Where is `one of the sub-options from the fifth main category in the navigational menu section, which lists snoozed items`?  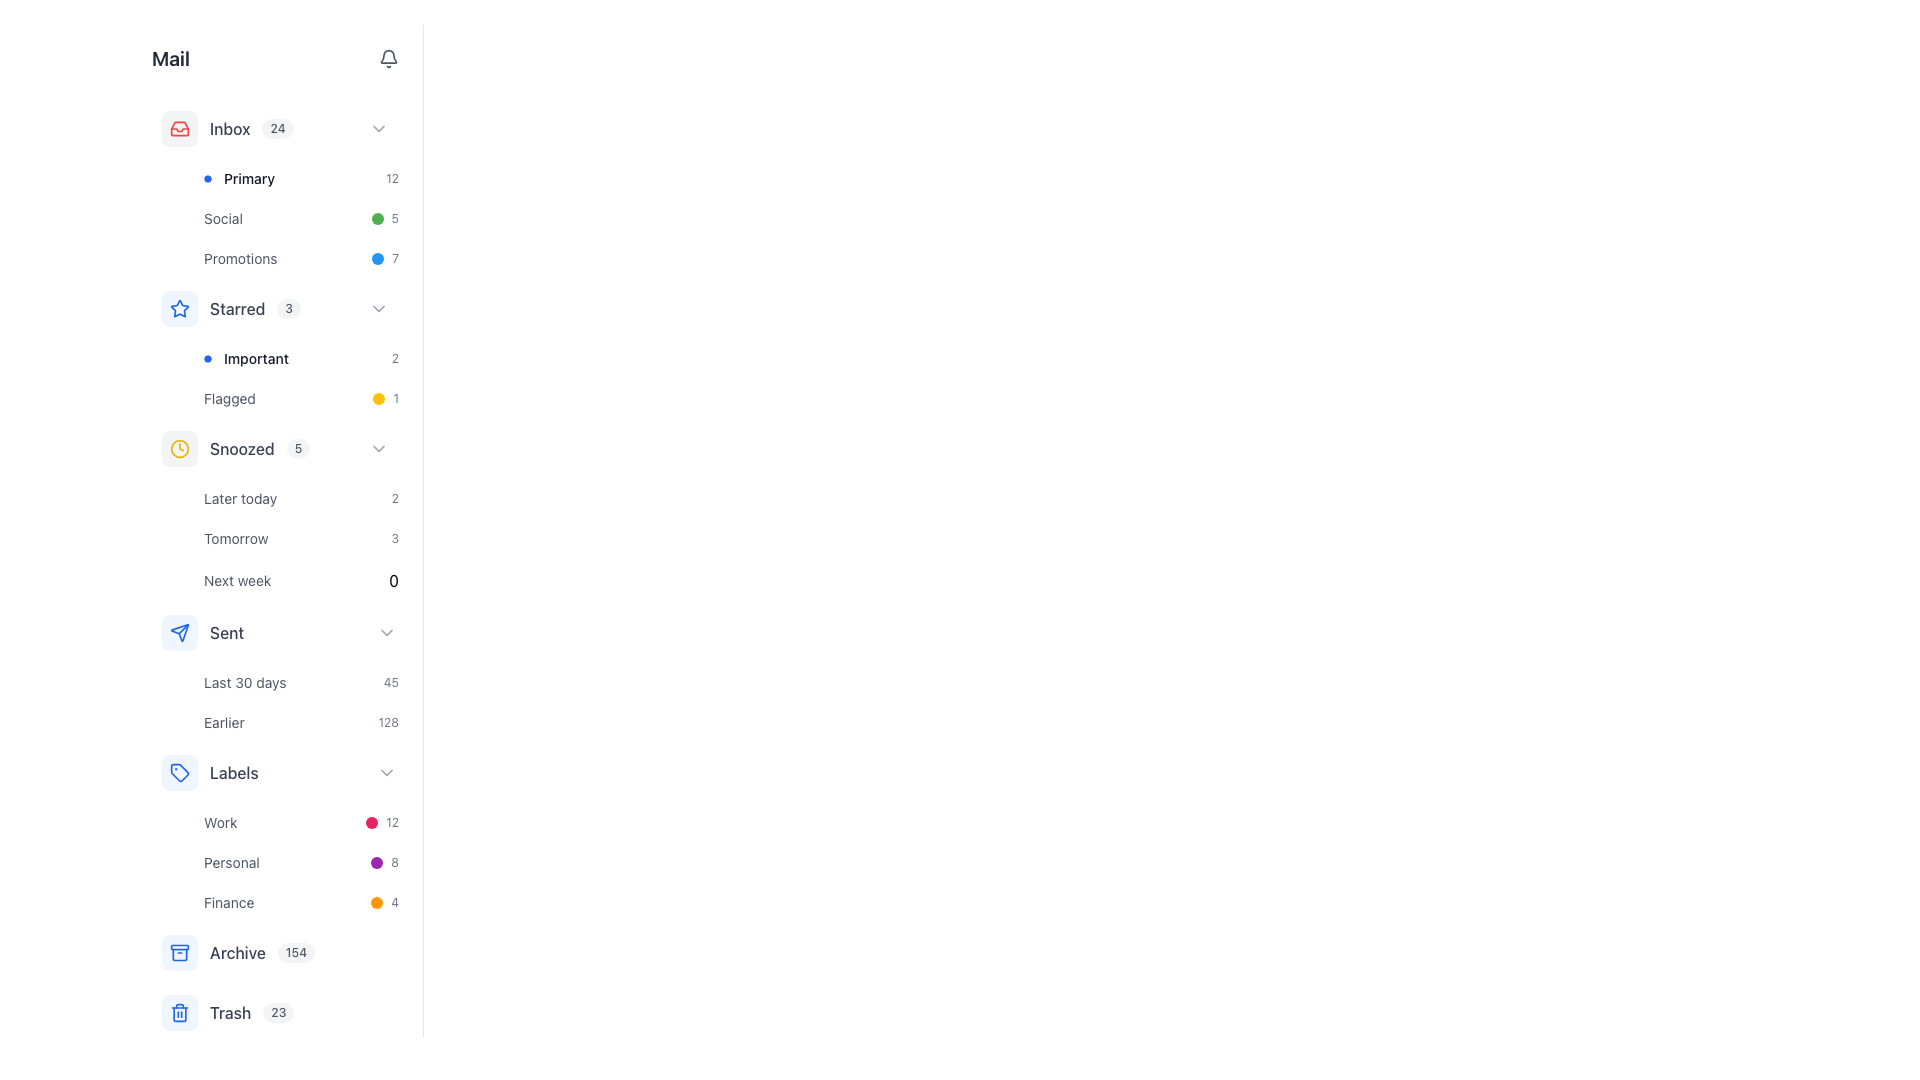
one of the sub-options from the fifth main category in the navigational menu section, which lists snoozed items is located at coordinates (278, 509).